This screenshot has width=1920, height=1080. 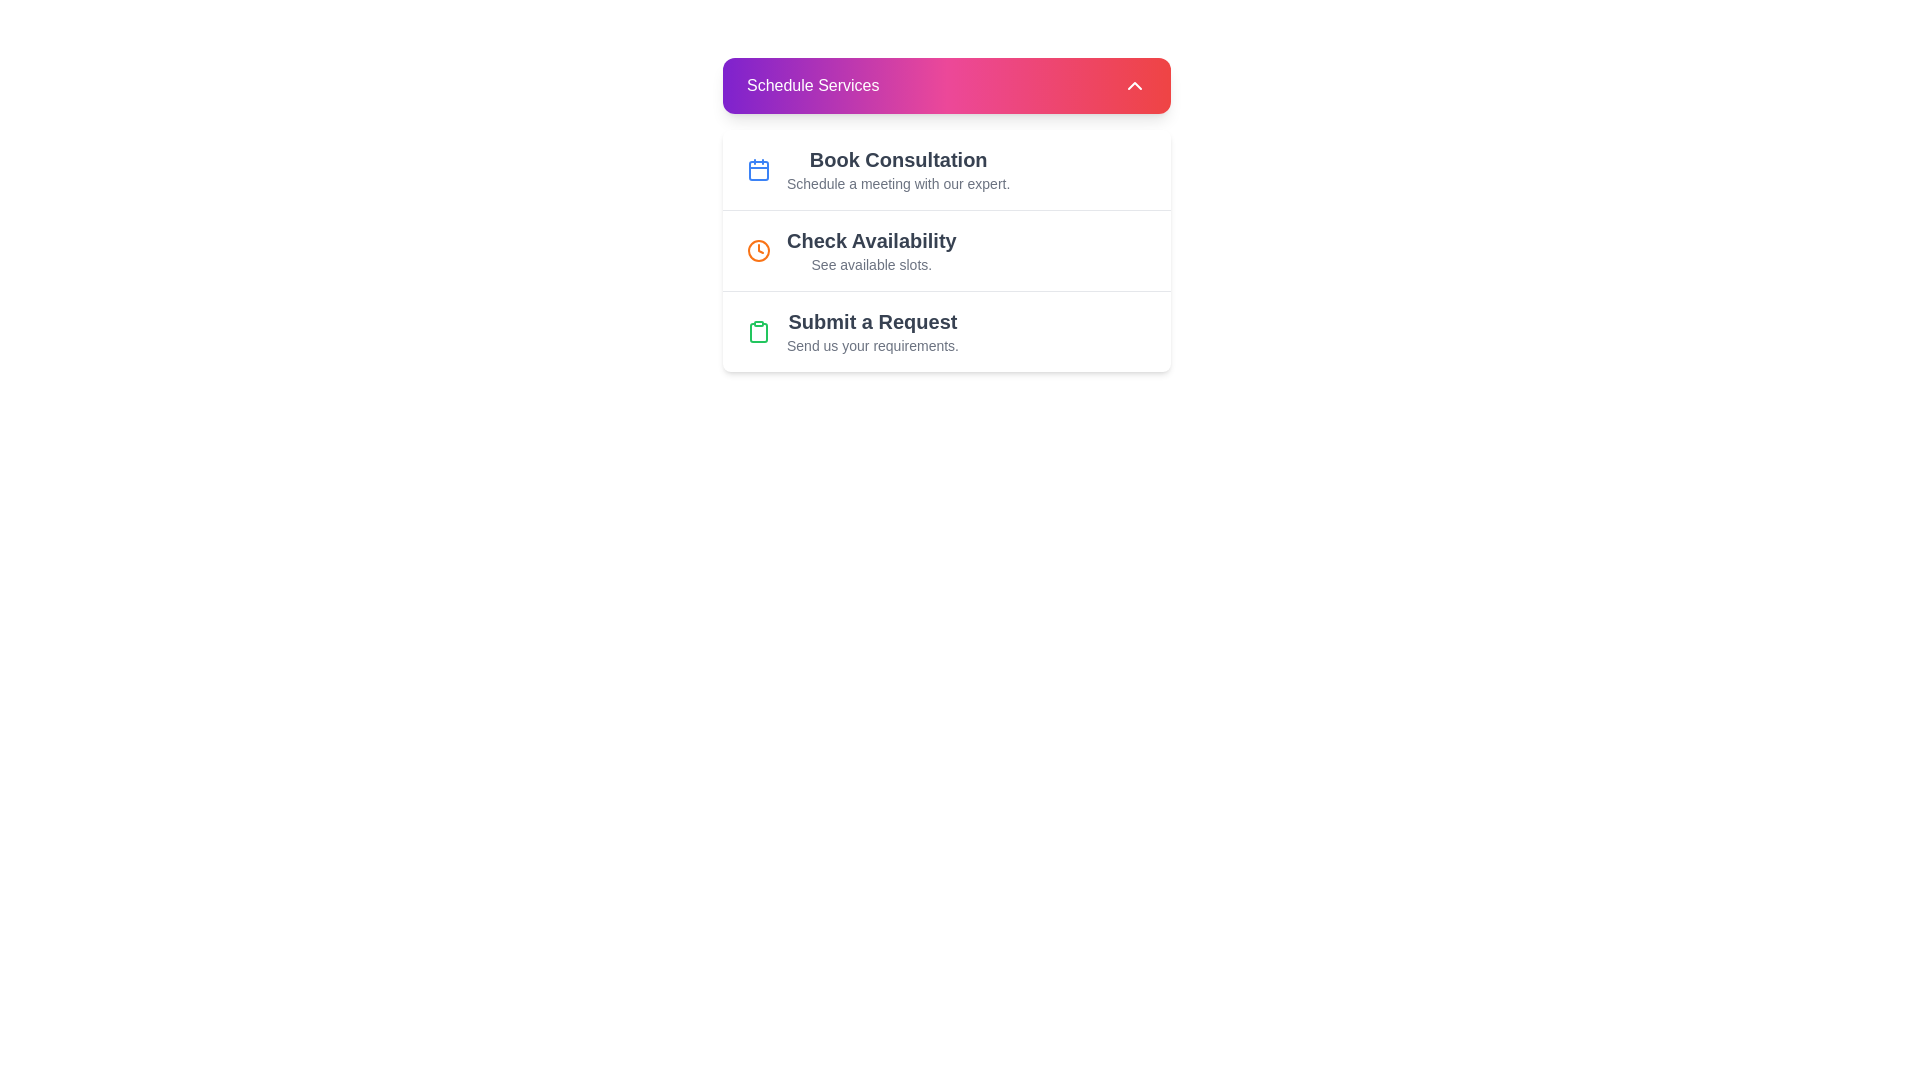 What do you see at coordinates (757, 169) in the screenshot?
I see `the Decorative SVG element with a blue stroke located centrally within the calendar icon, which is the first icon in the 'Schedule Services' panel` at bounding box center [757, 169].